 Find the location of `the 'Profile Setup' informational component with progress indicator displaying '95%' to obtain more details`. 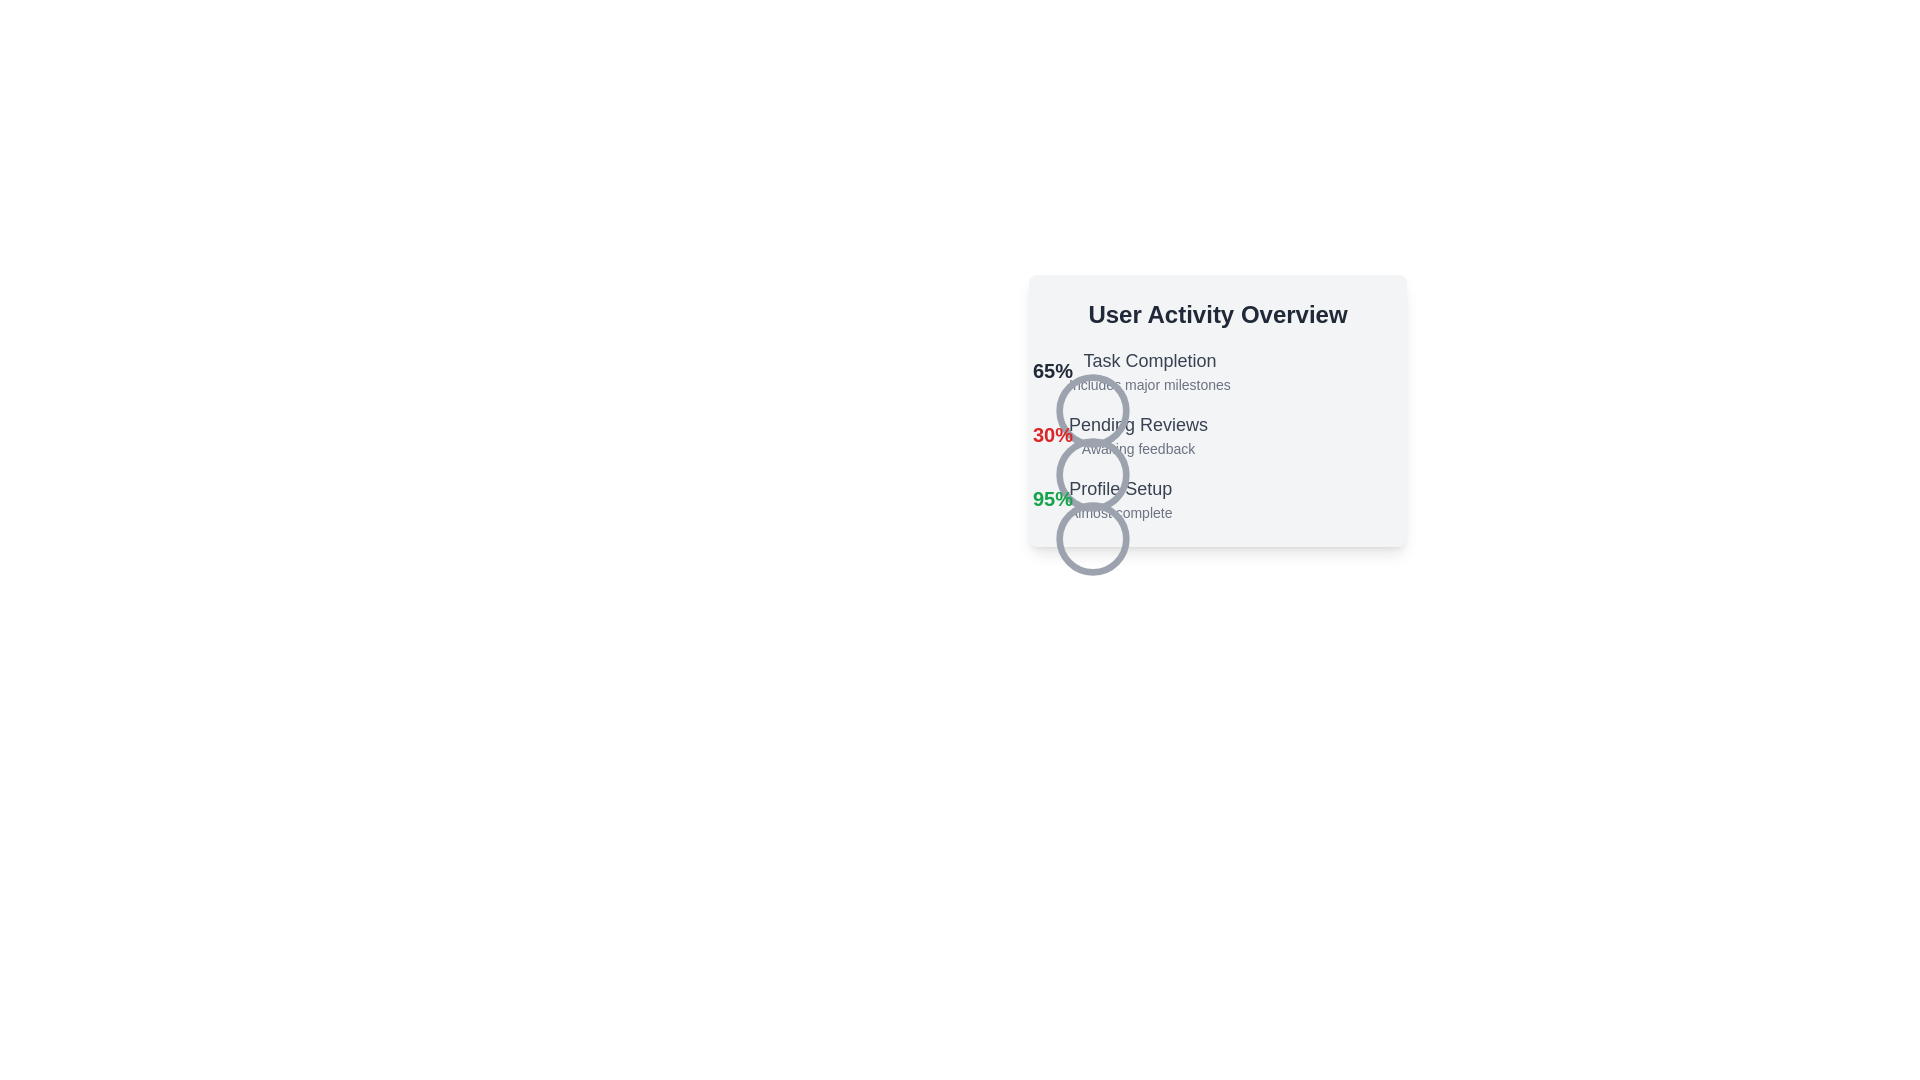

the 'Profile Setup' informational component with progress indicator displaying '95%' to obtain more details is located at coordinates (1217, 497).